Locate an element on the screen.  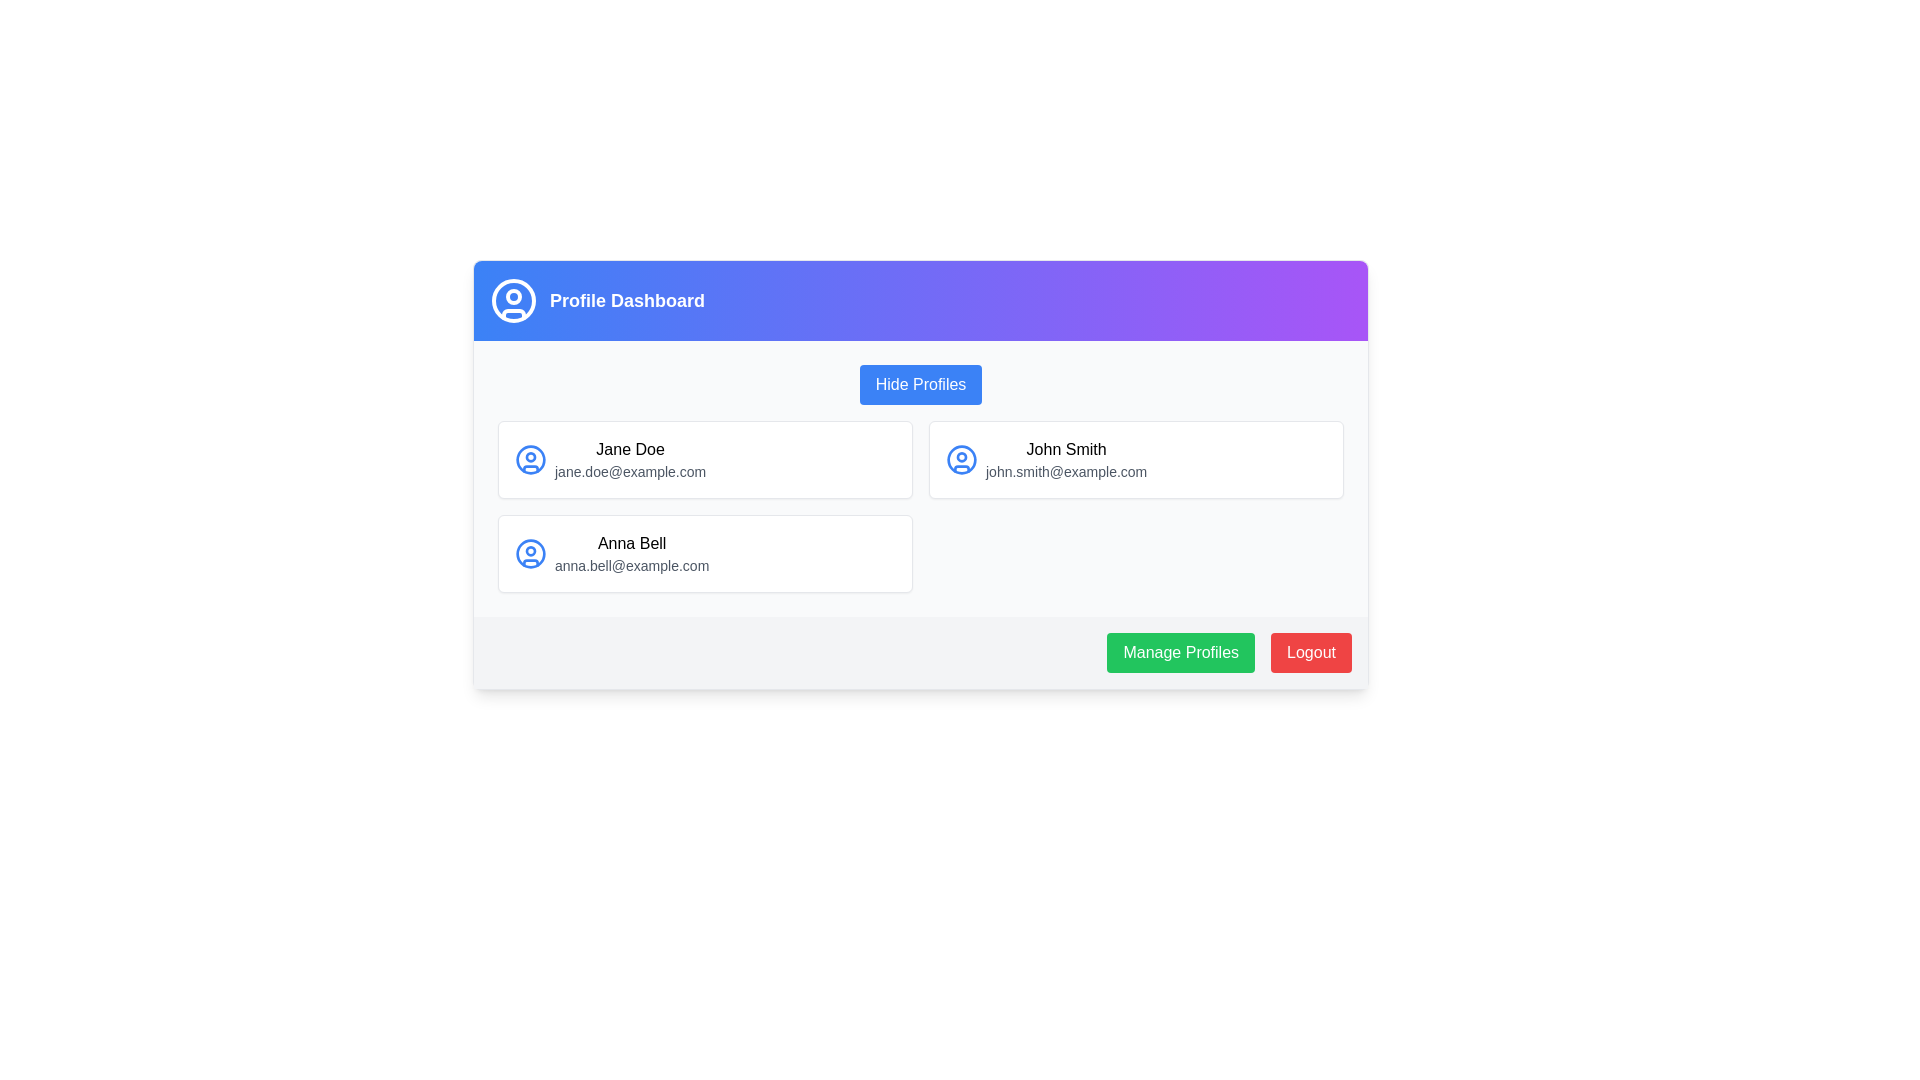
the button located to the left of the 'Logout' button in the lower-right corner is located at coordinates (1181, 652).